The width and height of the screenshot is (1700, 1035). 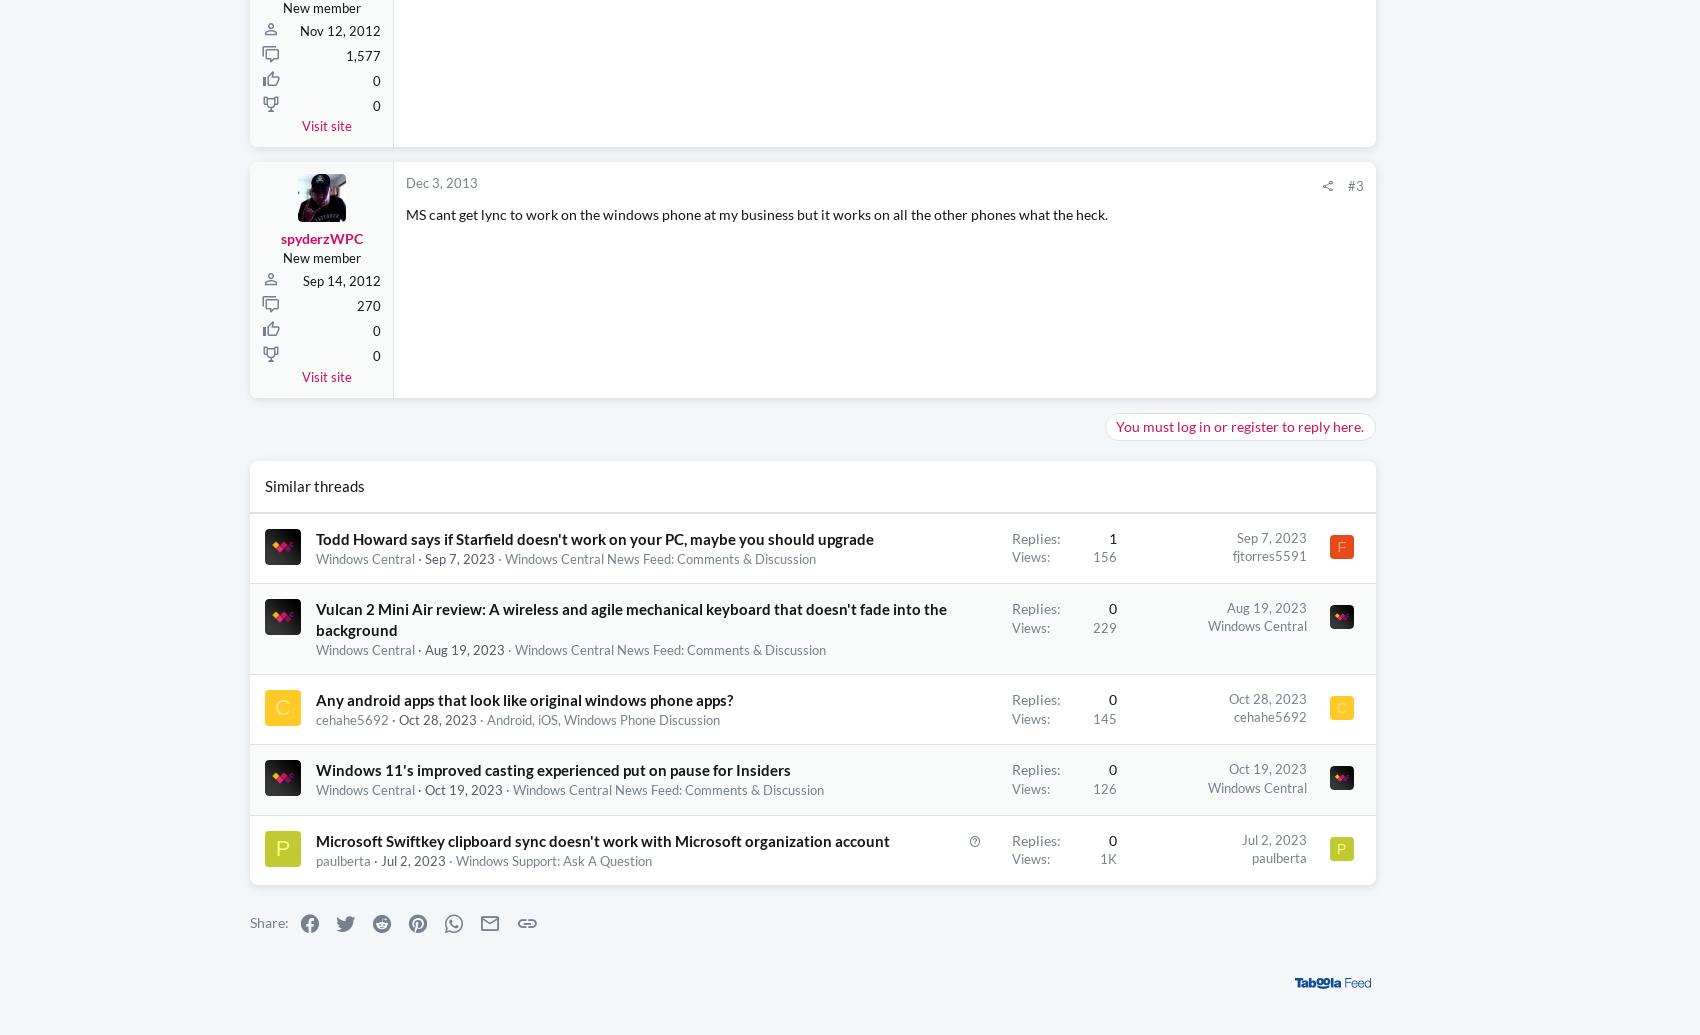 I want to click on 'Razer is practically giving this behemoth of a gaming laptop away by shaving off $1000 and giving you a FREE $200 gift card', so click(x=1310, y=727).